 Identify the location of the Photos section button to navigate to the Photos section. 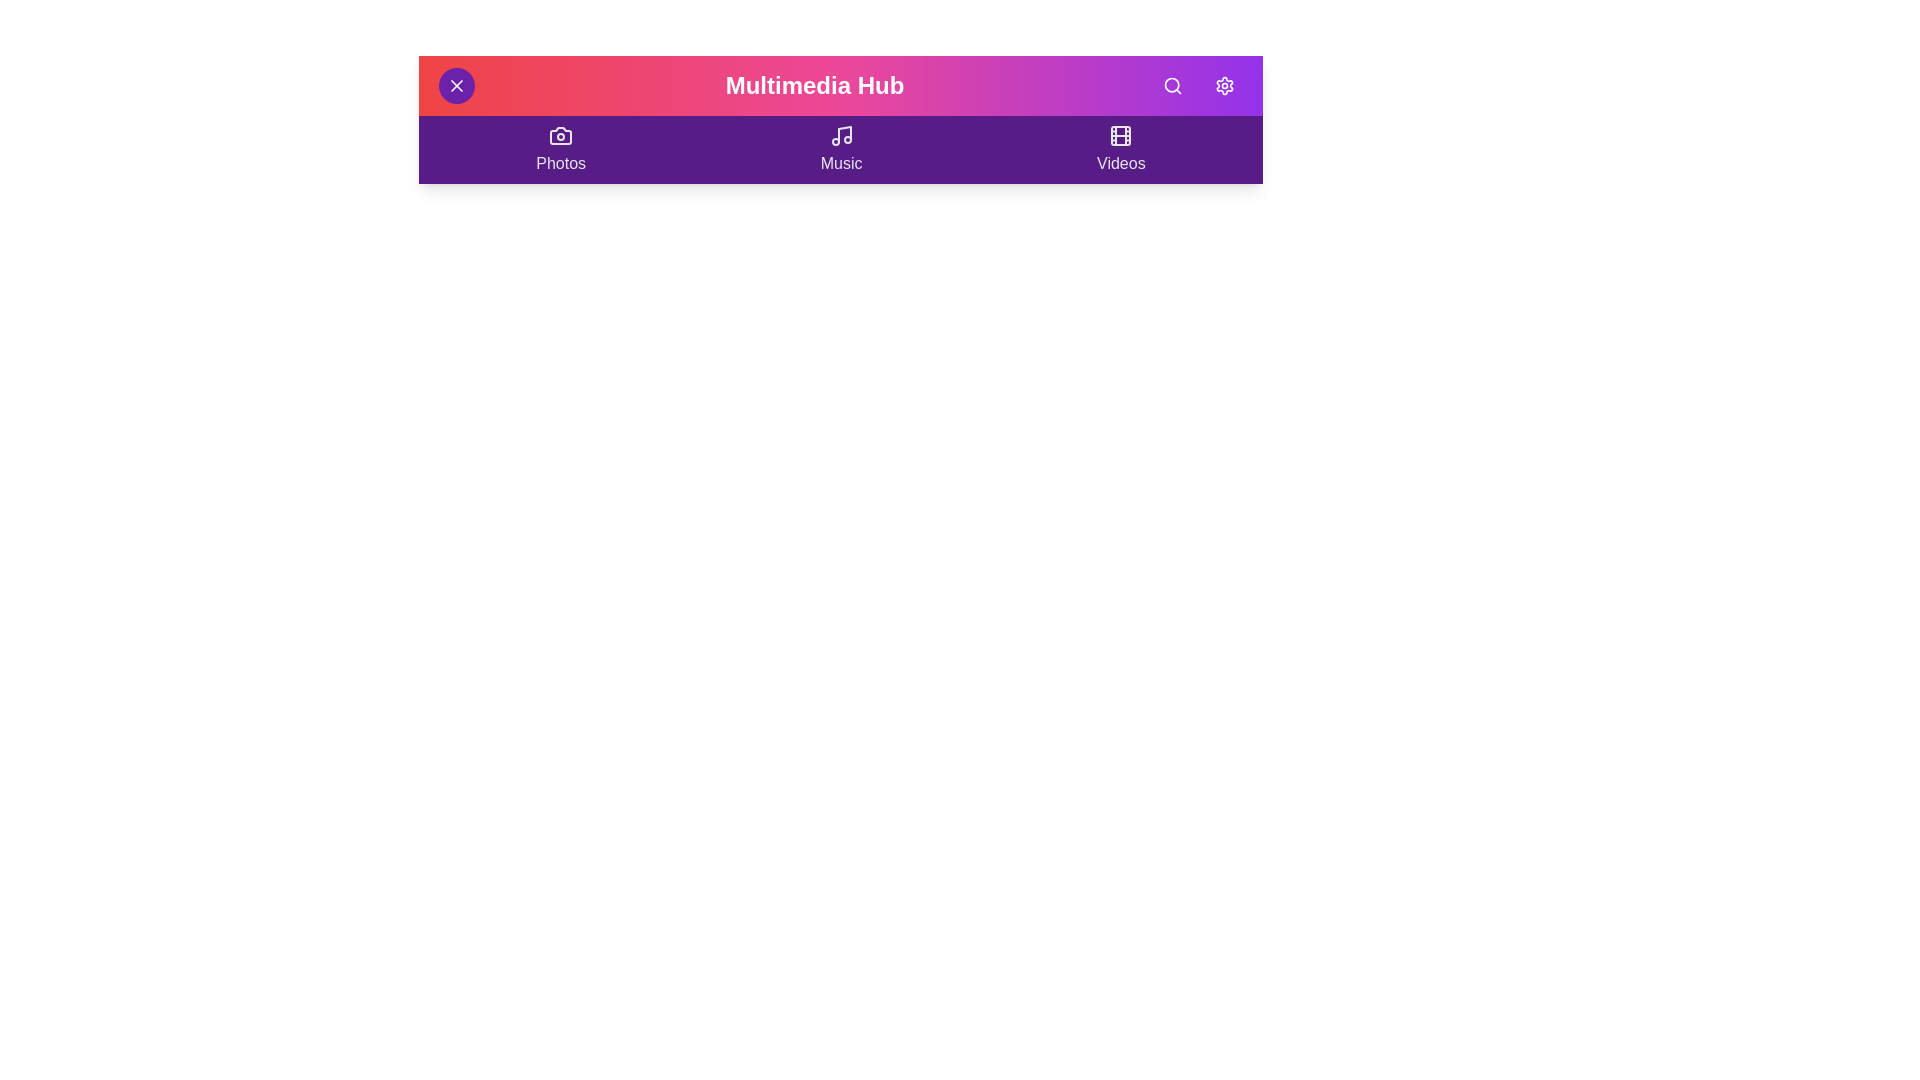
(560, 149).